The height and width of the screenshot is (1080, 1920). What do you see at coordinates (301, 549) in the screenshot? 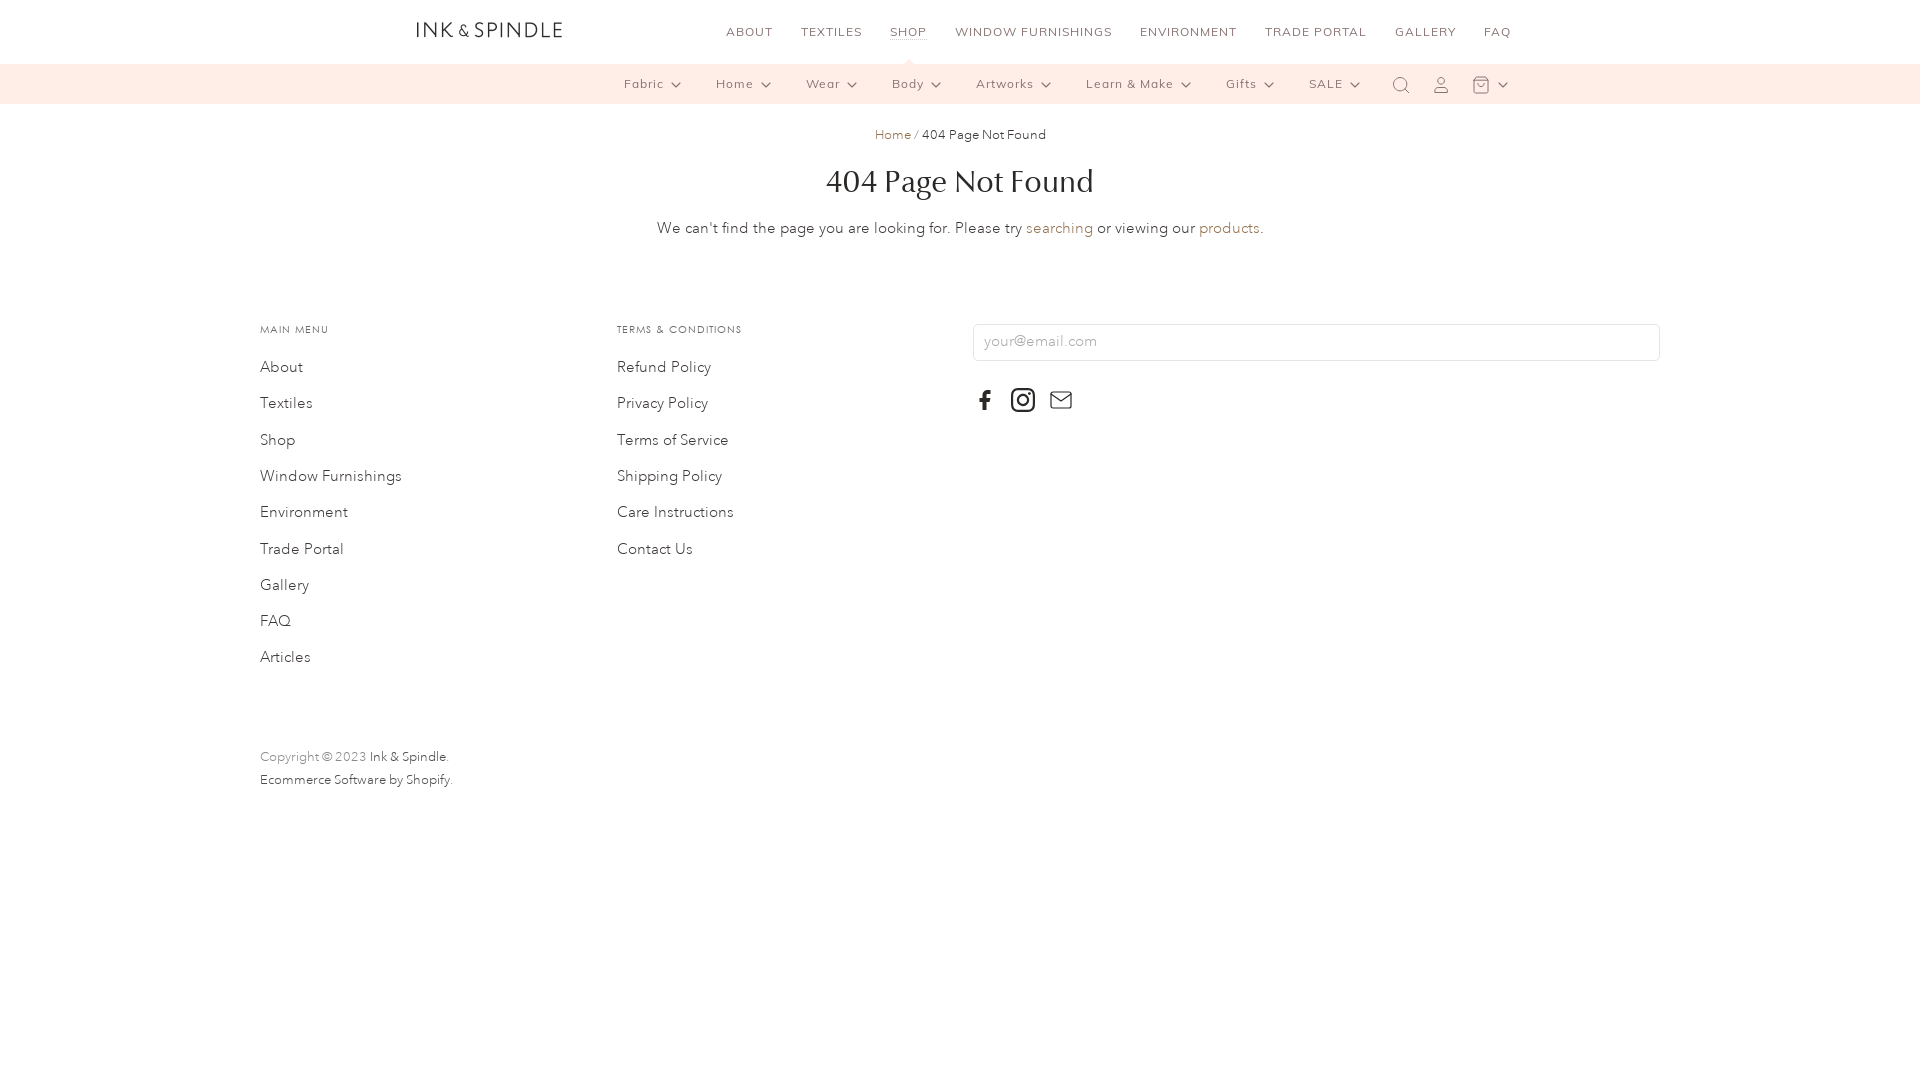
I see `'Trade Portal'` at bounding box center [301, 549].